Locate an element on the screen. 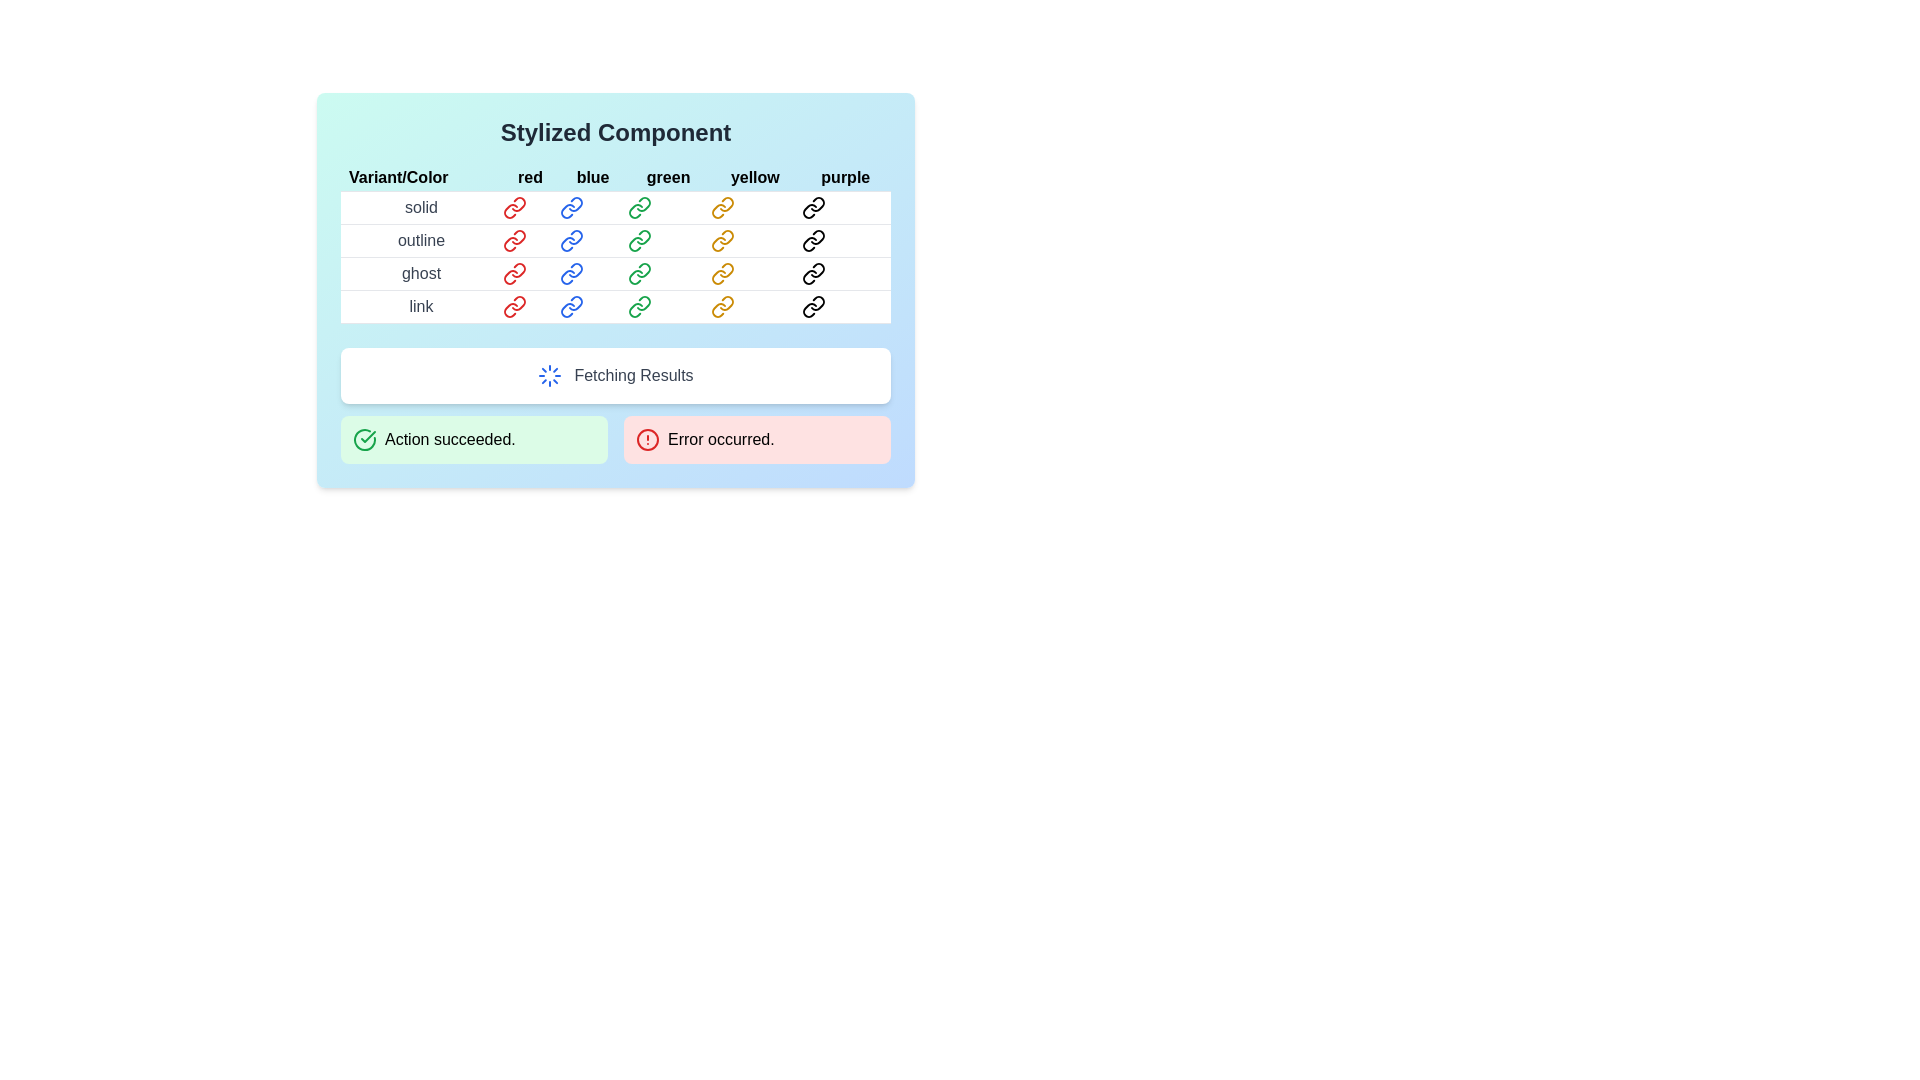 Image resolution: width=1920 pixels, height=1080 pixels. message displayed in the text label that says 'Action succeeded.' which is styled in green color and located in the lower left section of the interface is located at coordinates (449, 438).